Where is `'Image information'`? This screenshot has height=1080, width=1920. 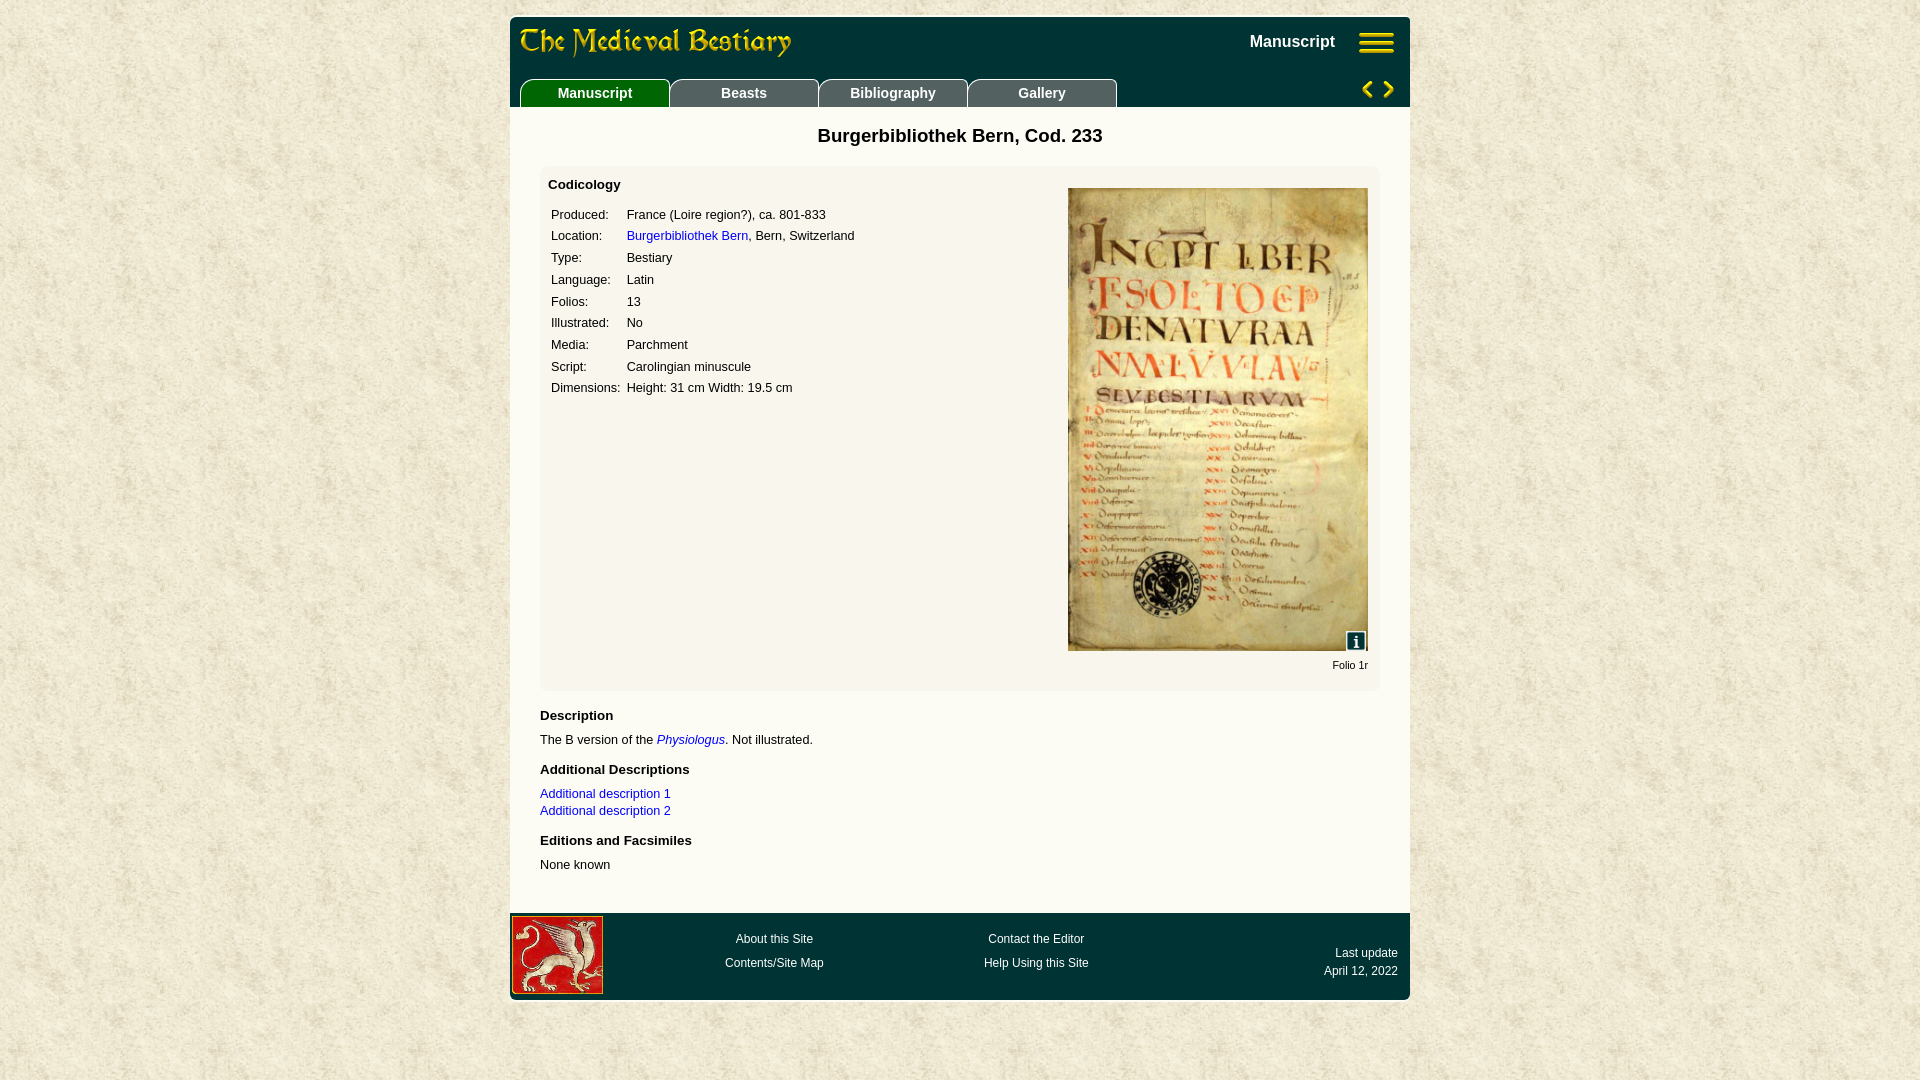
'Image information' is located at coordinates (1356, 640).